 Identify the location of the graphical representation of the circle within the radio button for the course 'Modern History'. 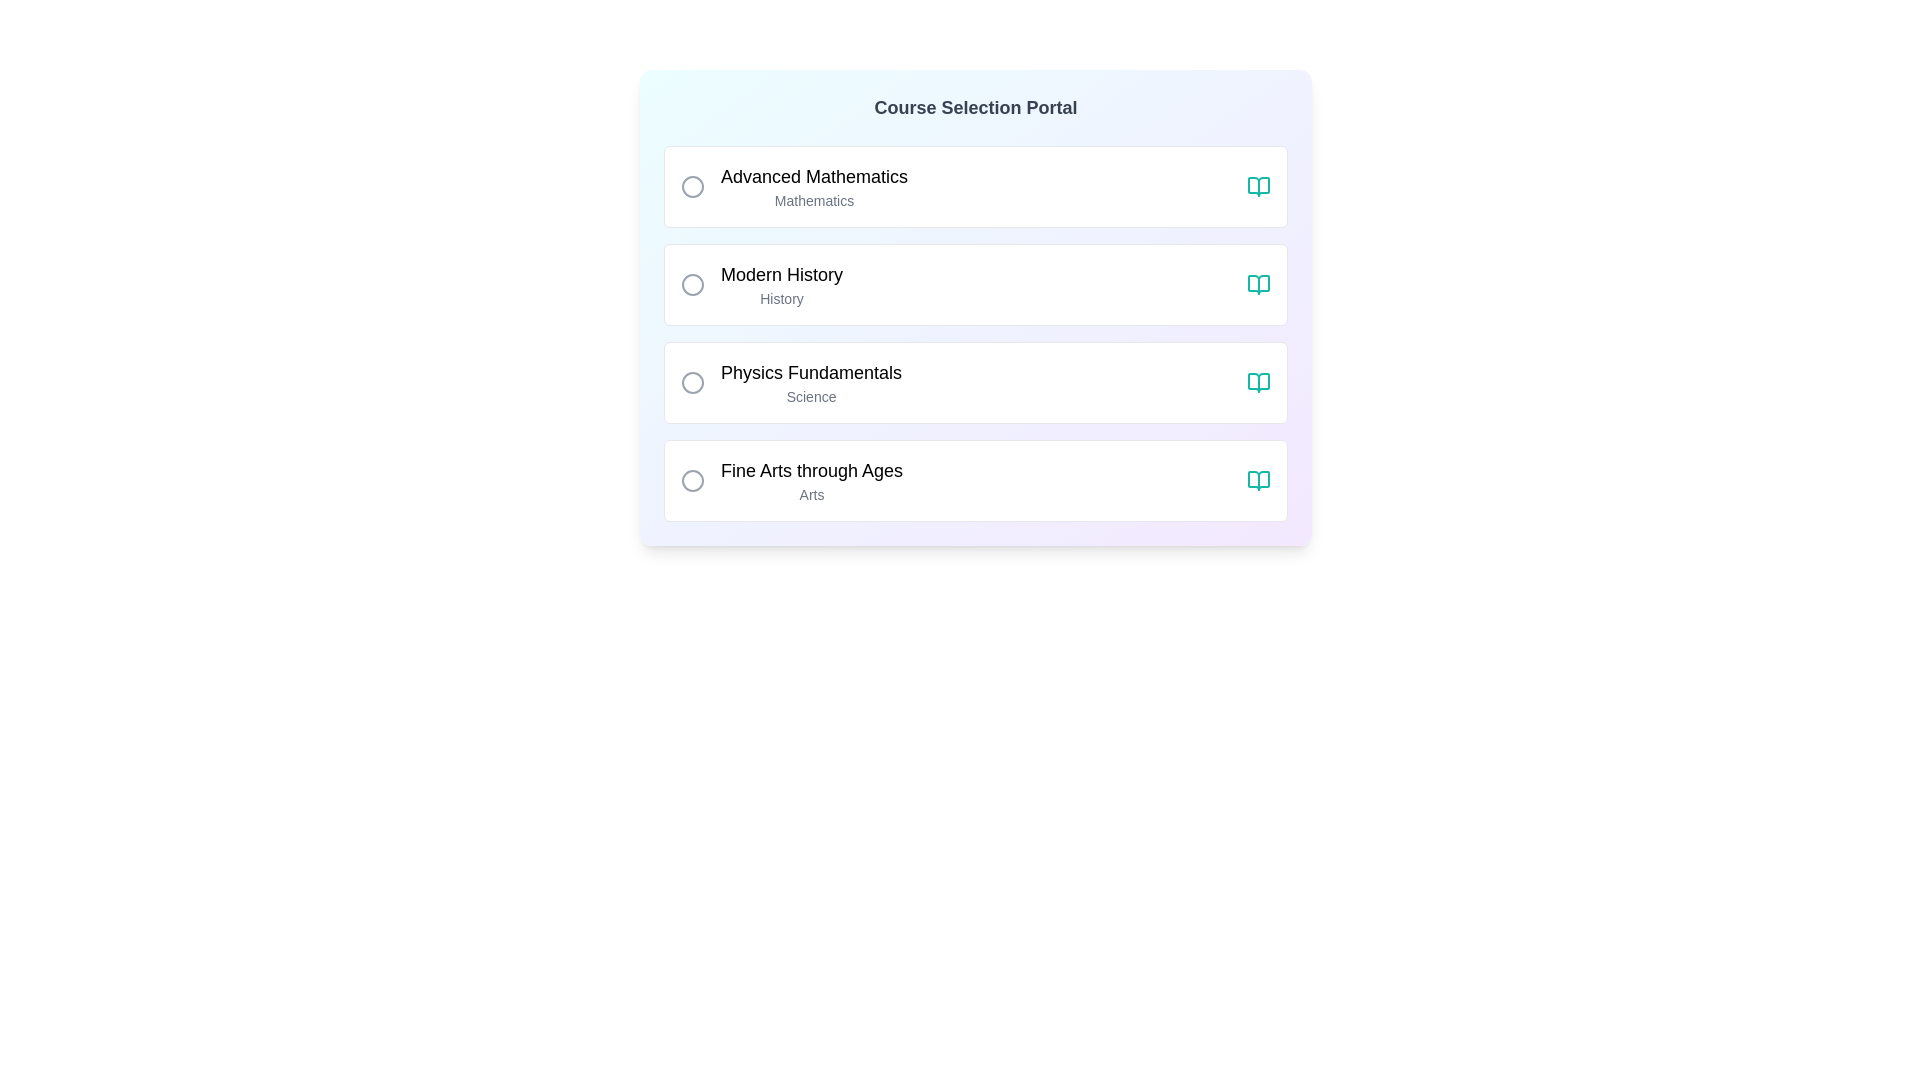
(692, 285).